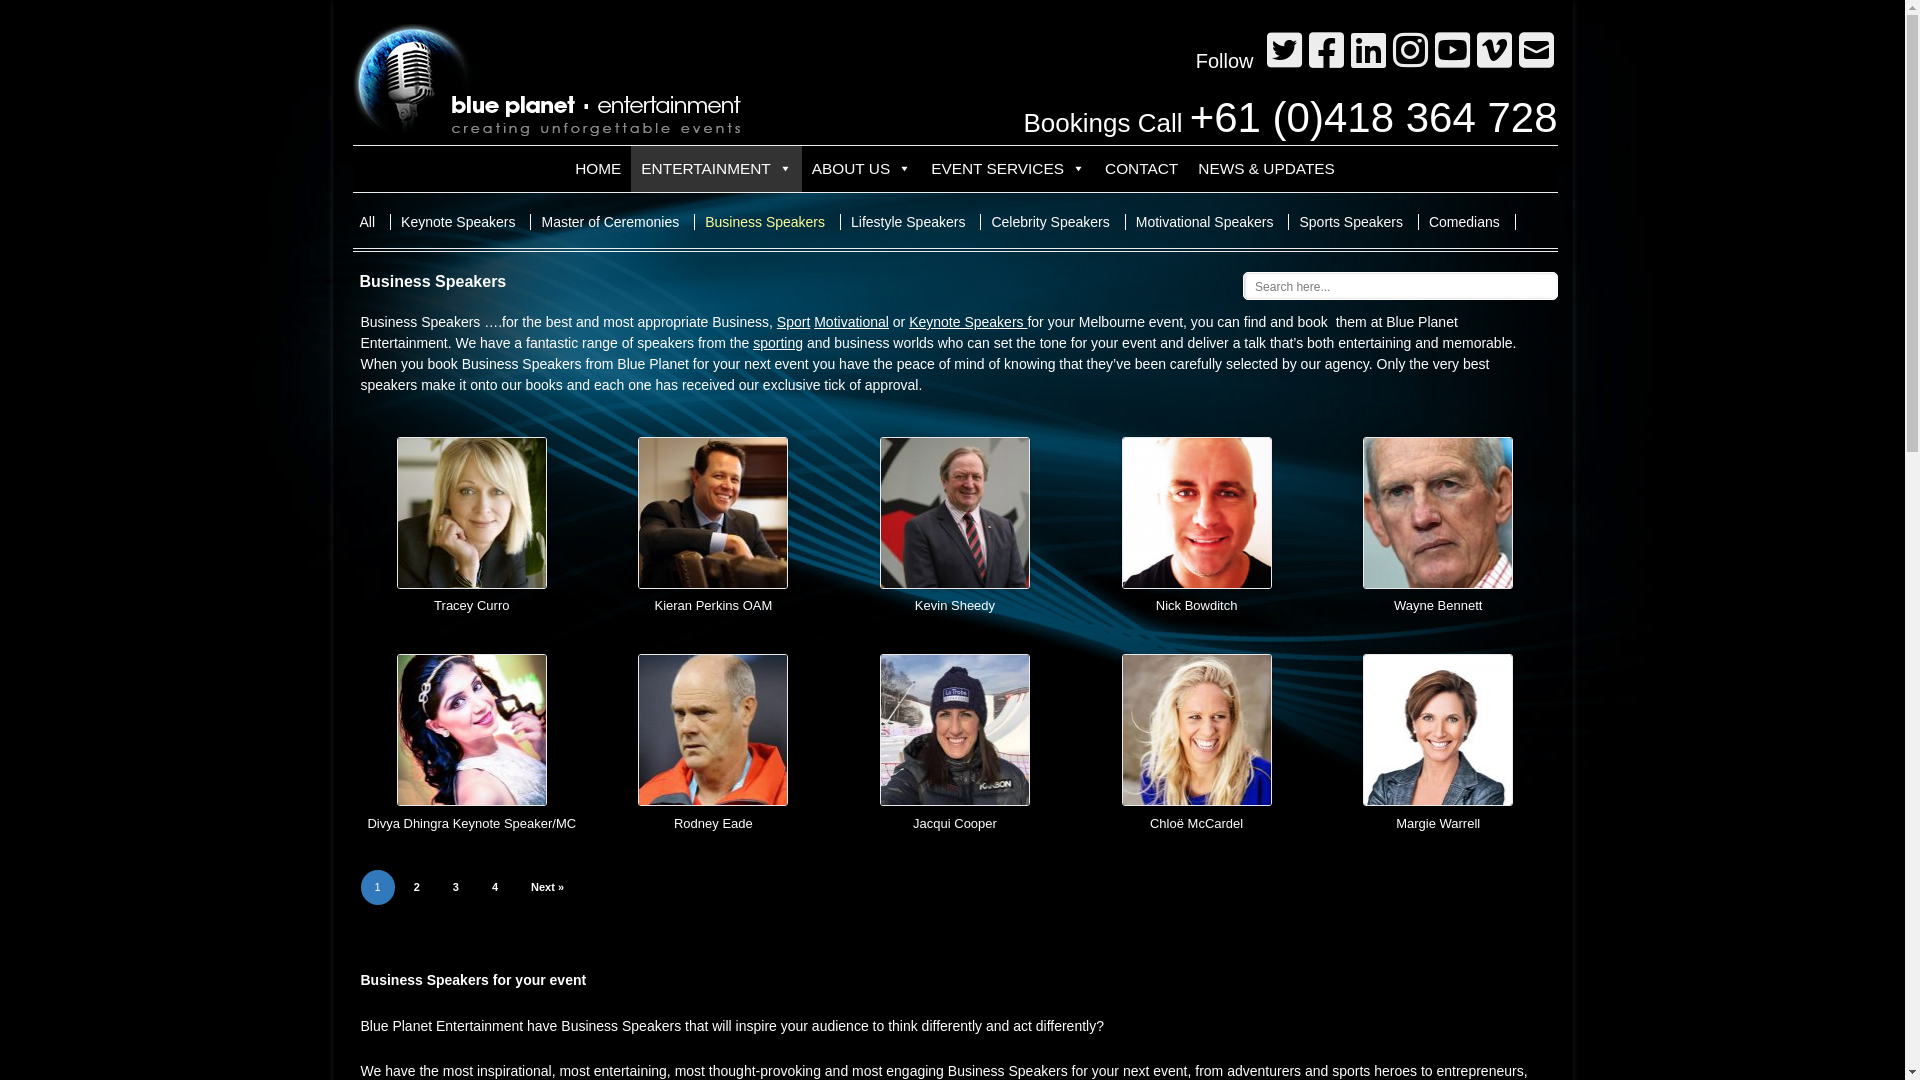  Describe the element at coordinates (470, 512) in the screenshot. I see `'Tracey Curro'` at that location.